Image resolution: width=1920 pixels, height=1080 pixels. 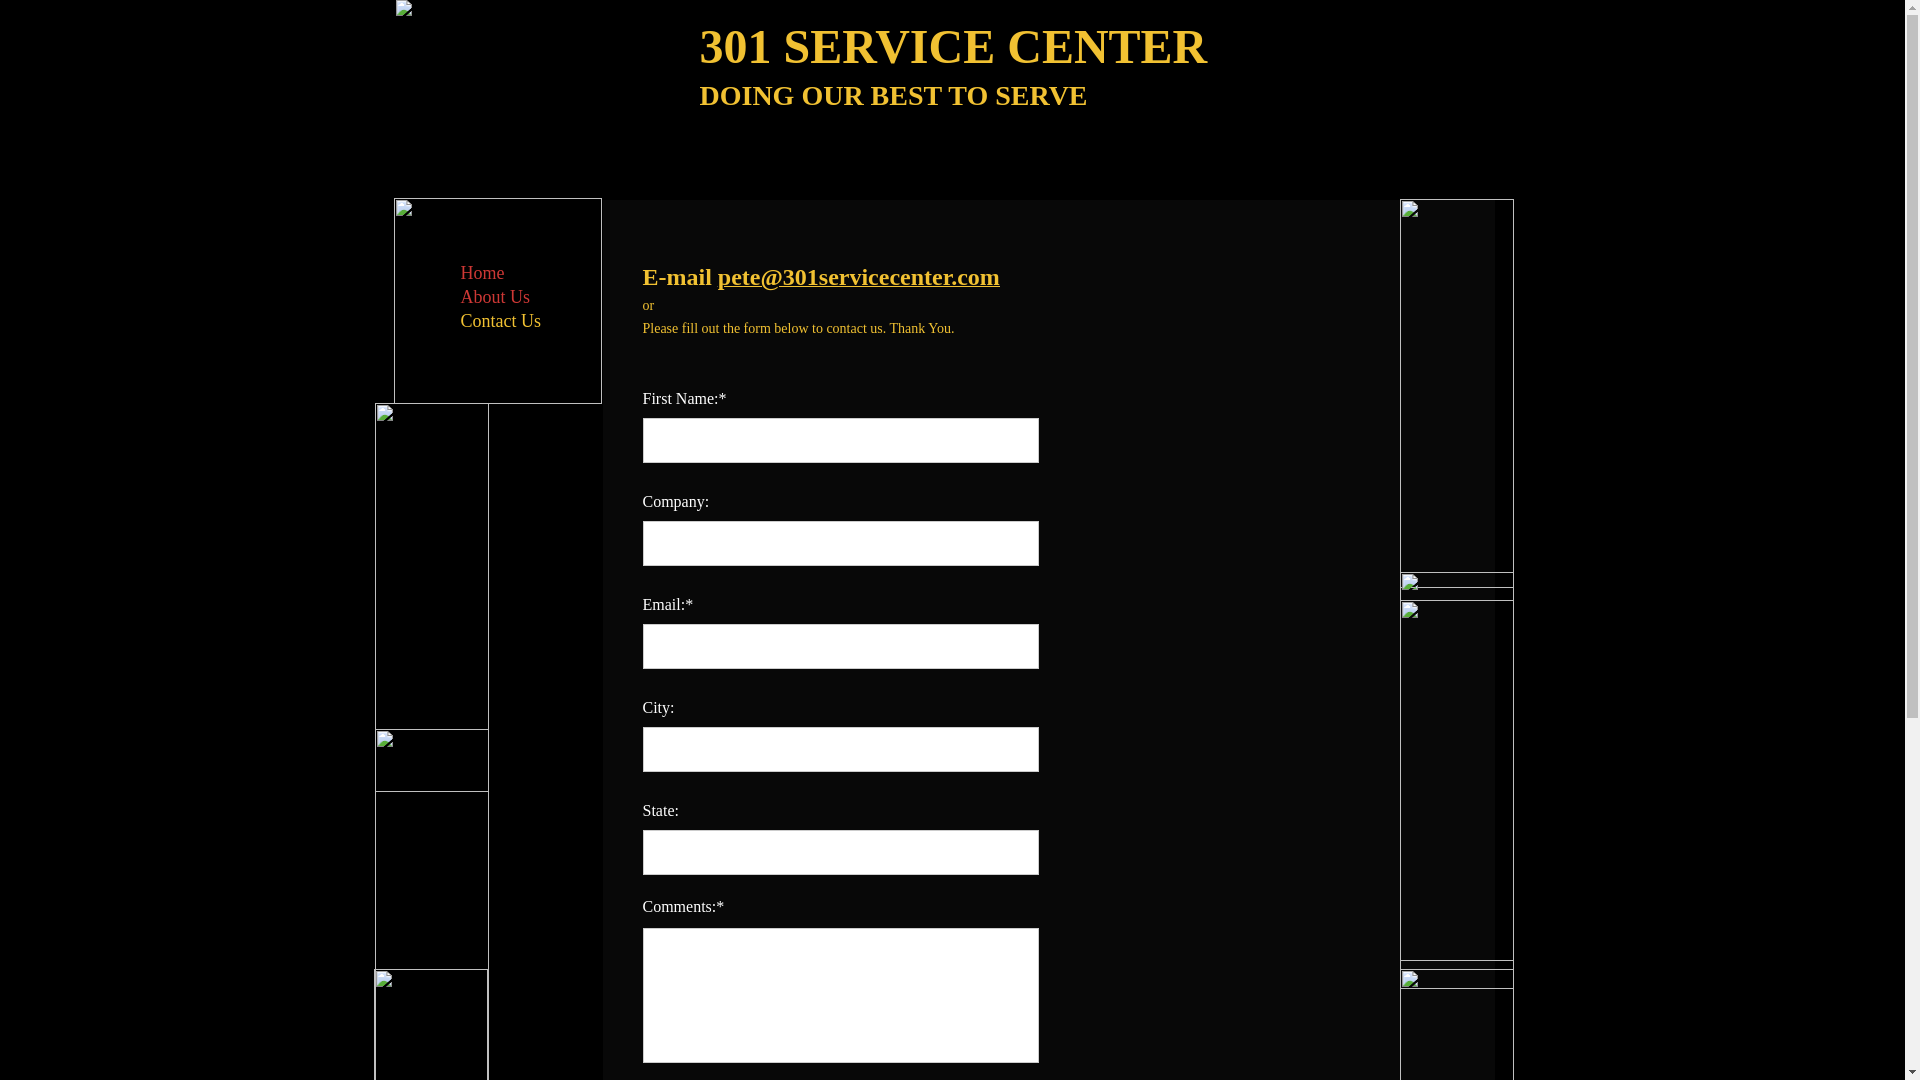 What do you see at coordinates (1457, 765) in the screenshot?
I see `'original.jpg'` at bounding box center [1457, 765].